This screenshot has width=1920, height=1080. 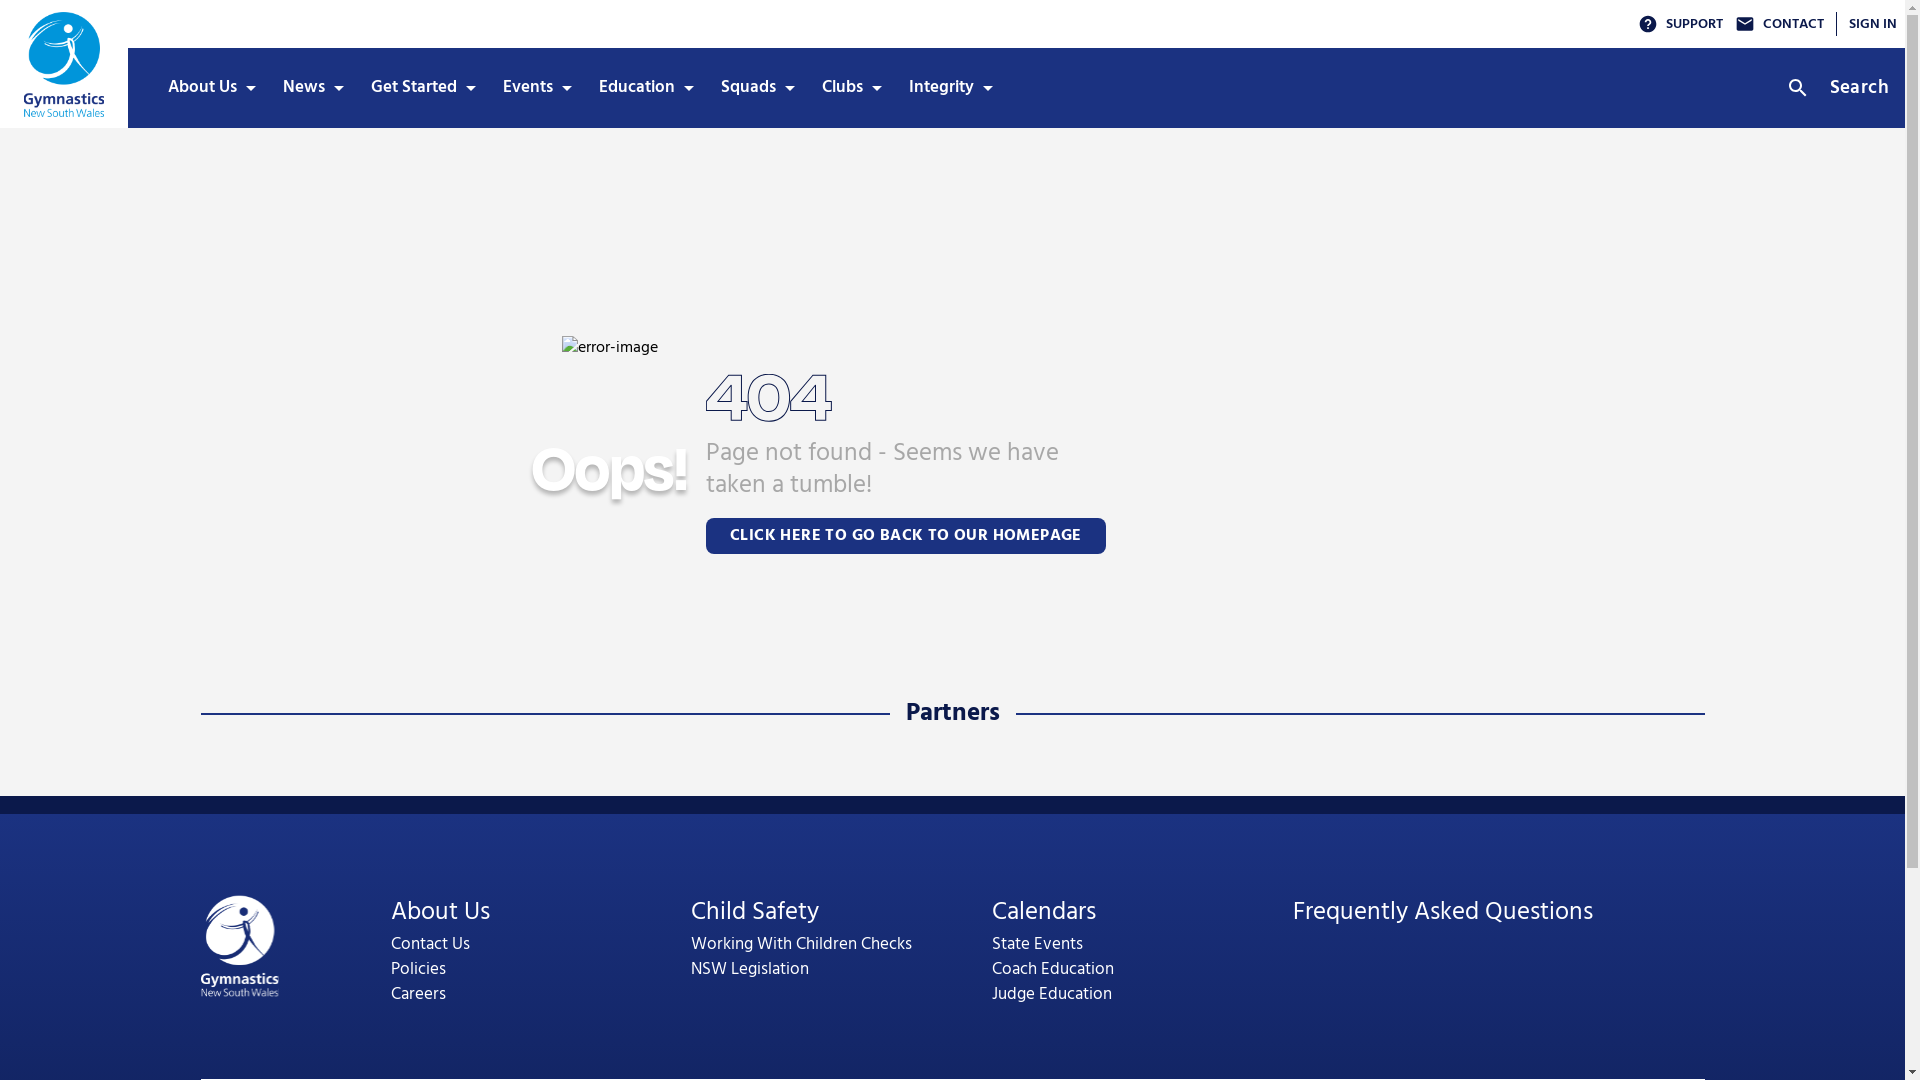 I want to click on 'Events', so click(x=534, y=87).